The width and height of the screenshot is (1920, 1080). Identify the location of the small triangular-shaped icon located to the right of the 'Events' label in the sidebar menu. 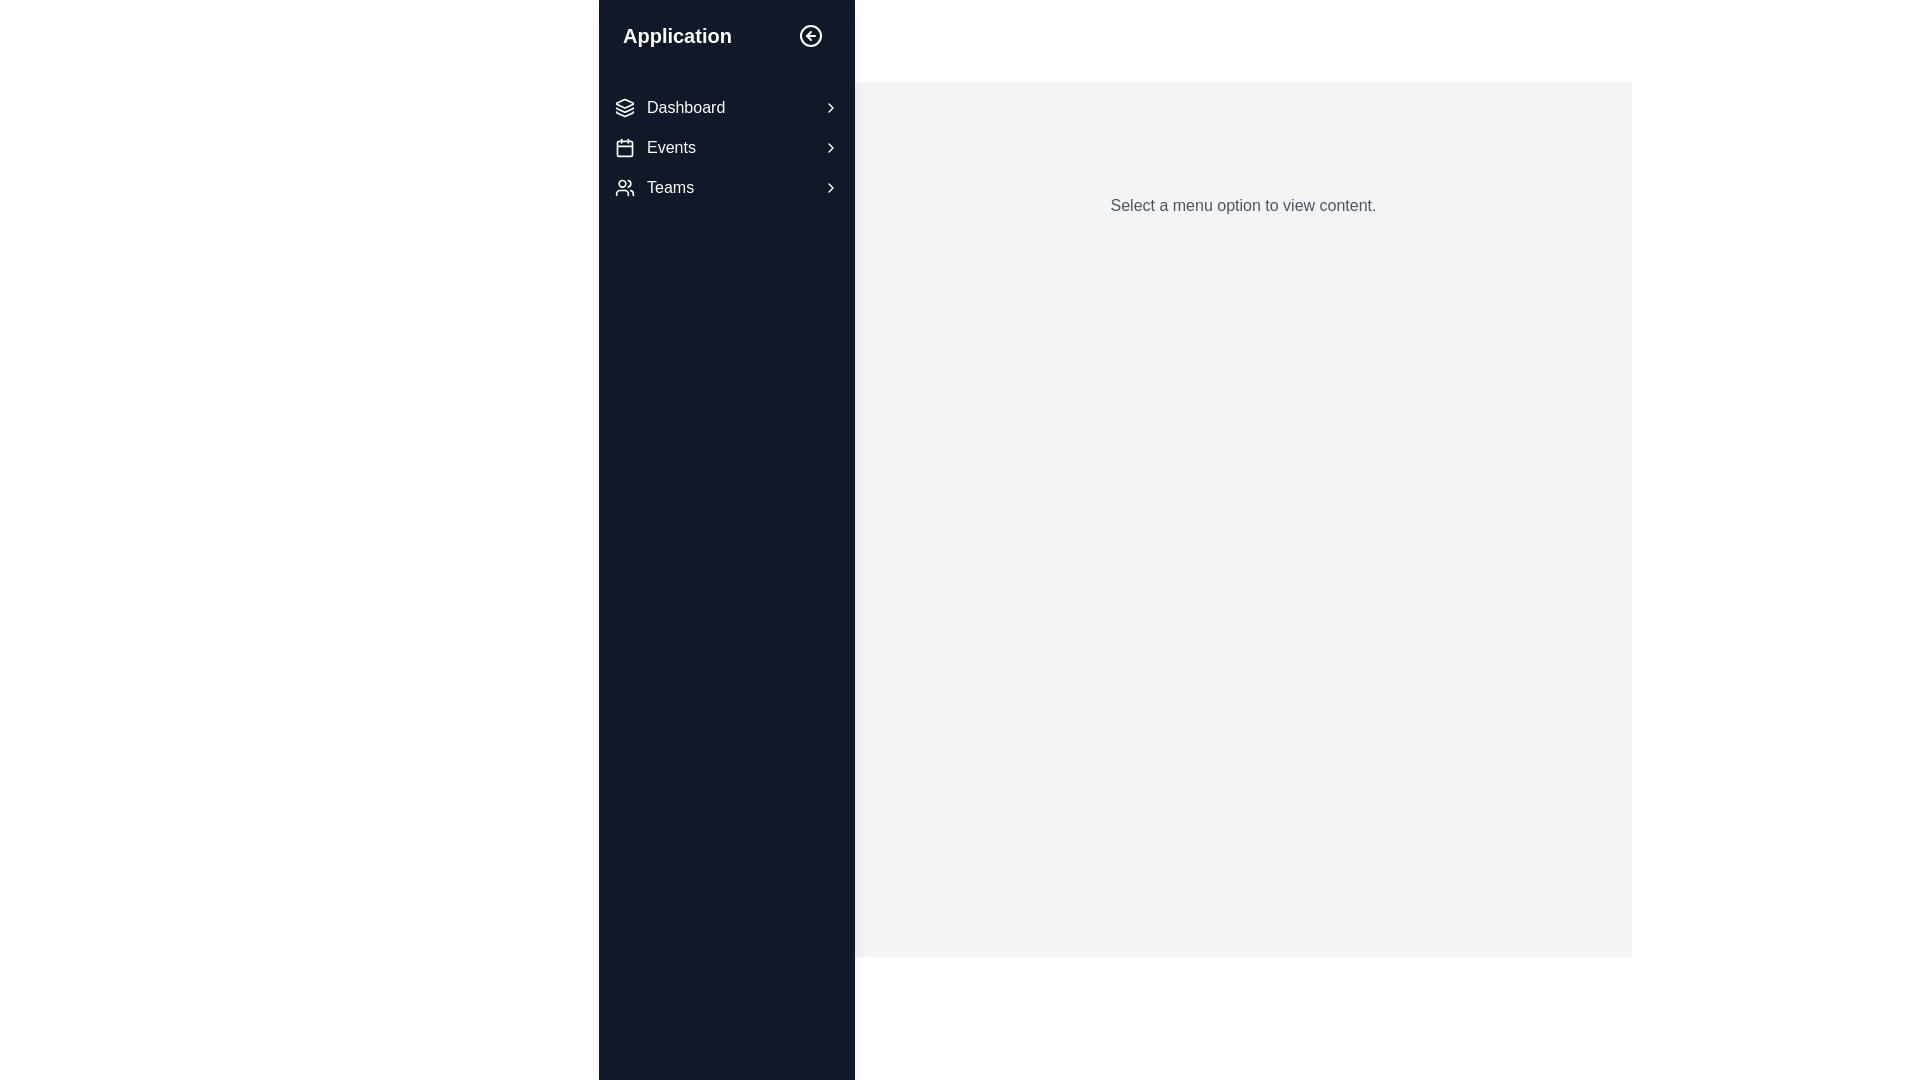
(830, 146).